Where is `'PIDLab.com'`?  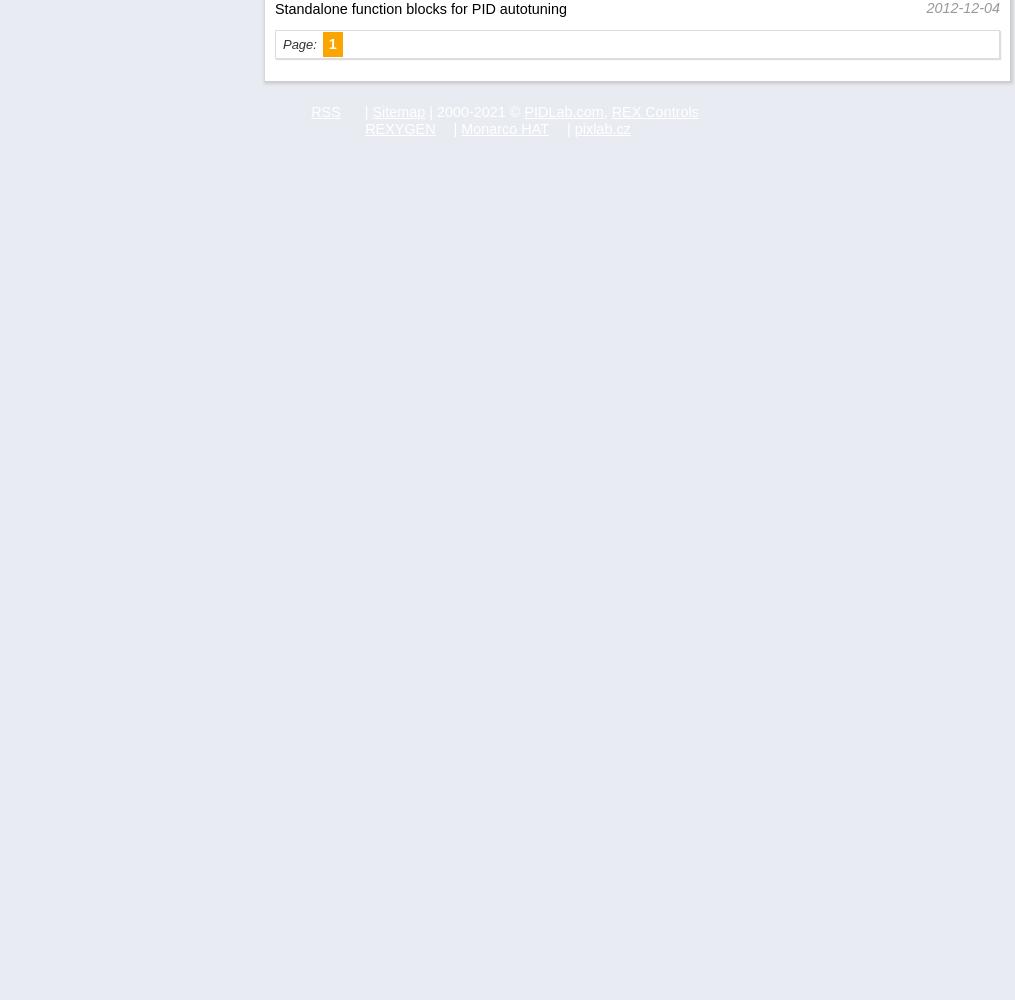 'PIDLab.com' is located at coordinates (563, 110).